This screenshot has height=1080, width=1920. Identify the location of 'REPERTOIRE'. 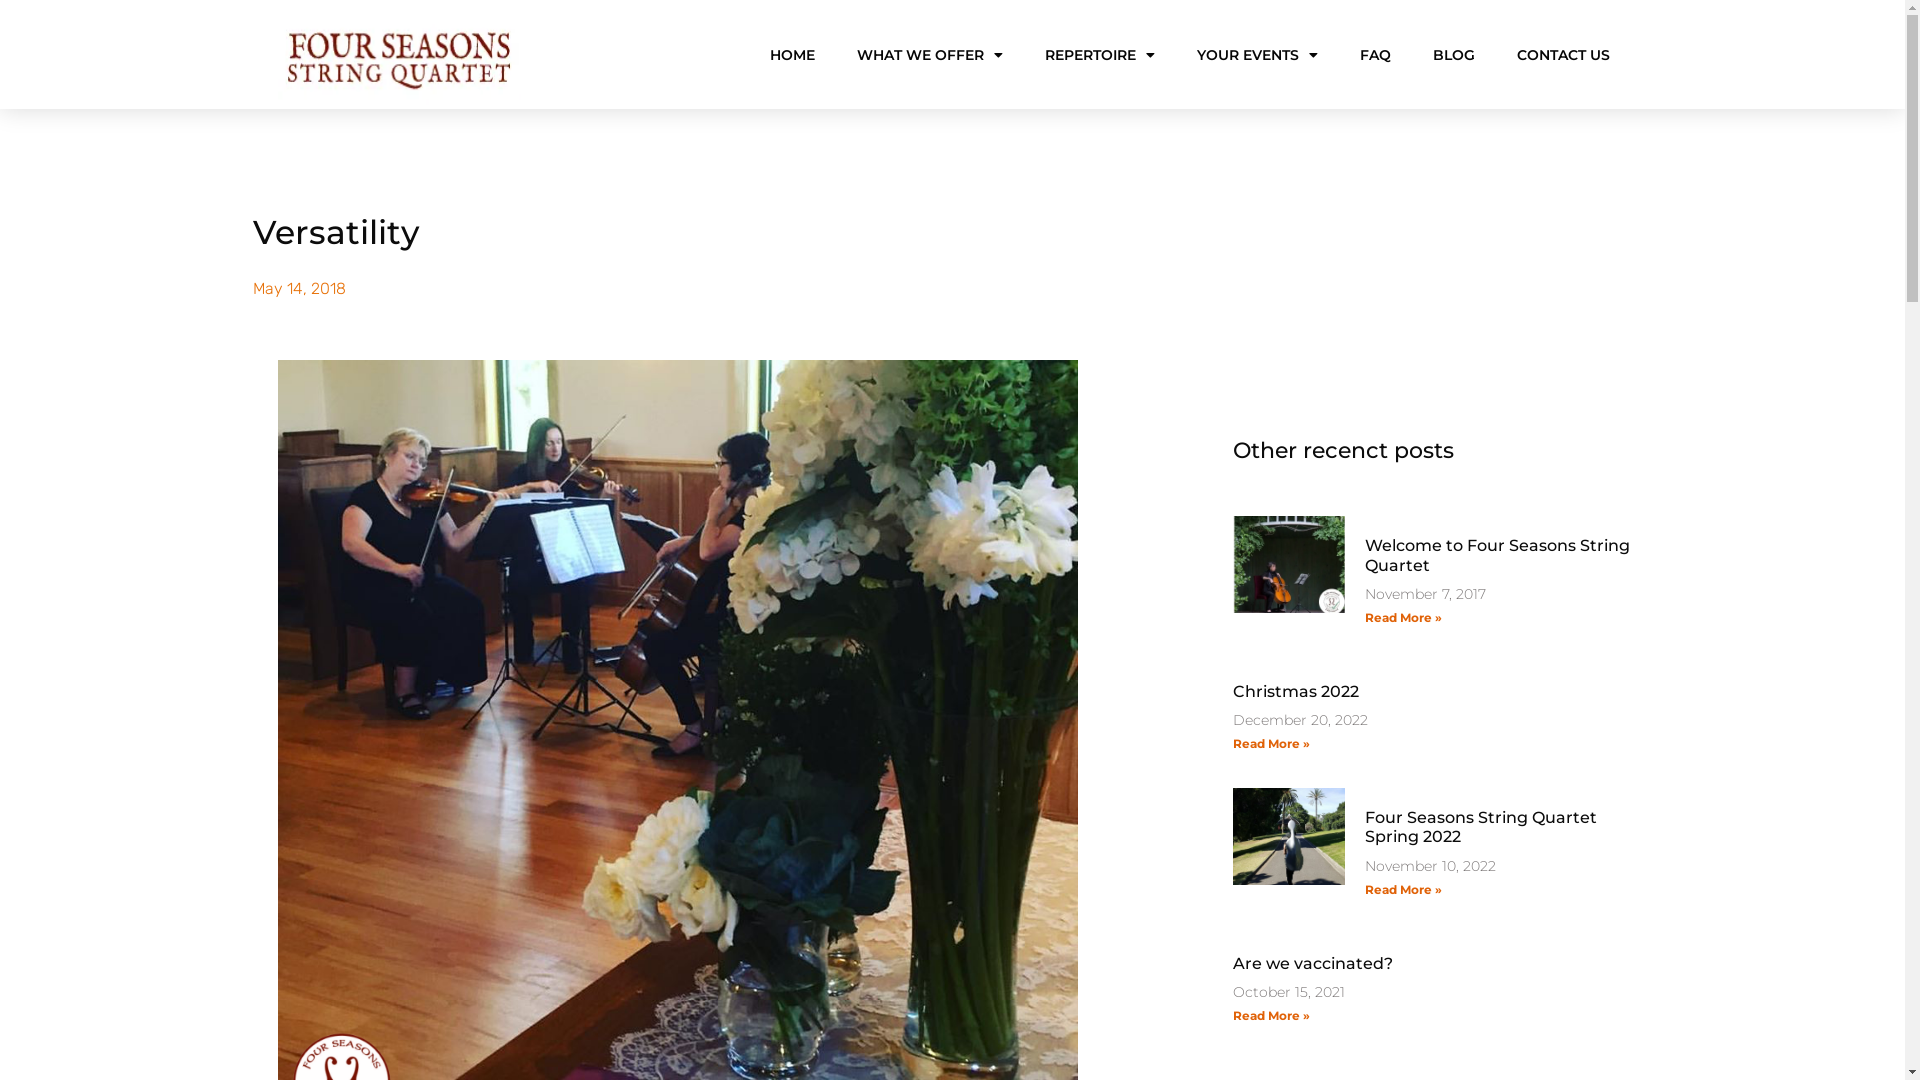
(1098, 53).